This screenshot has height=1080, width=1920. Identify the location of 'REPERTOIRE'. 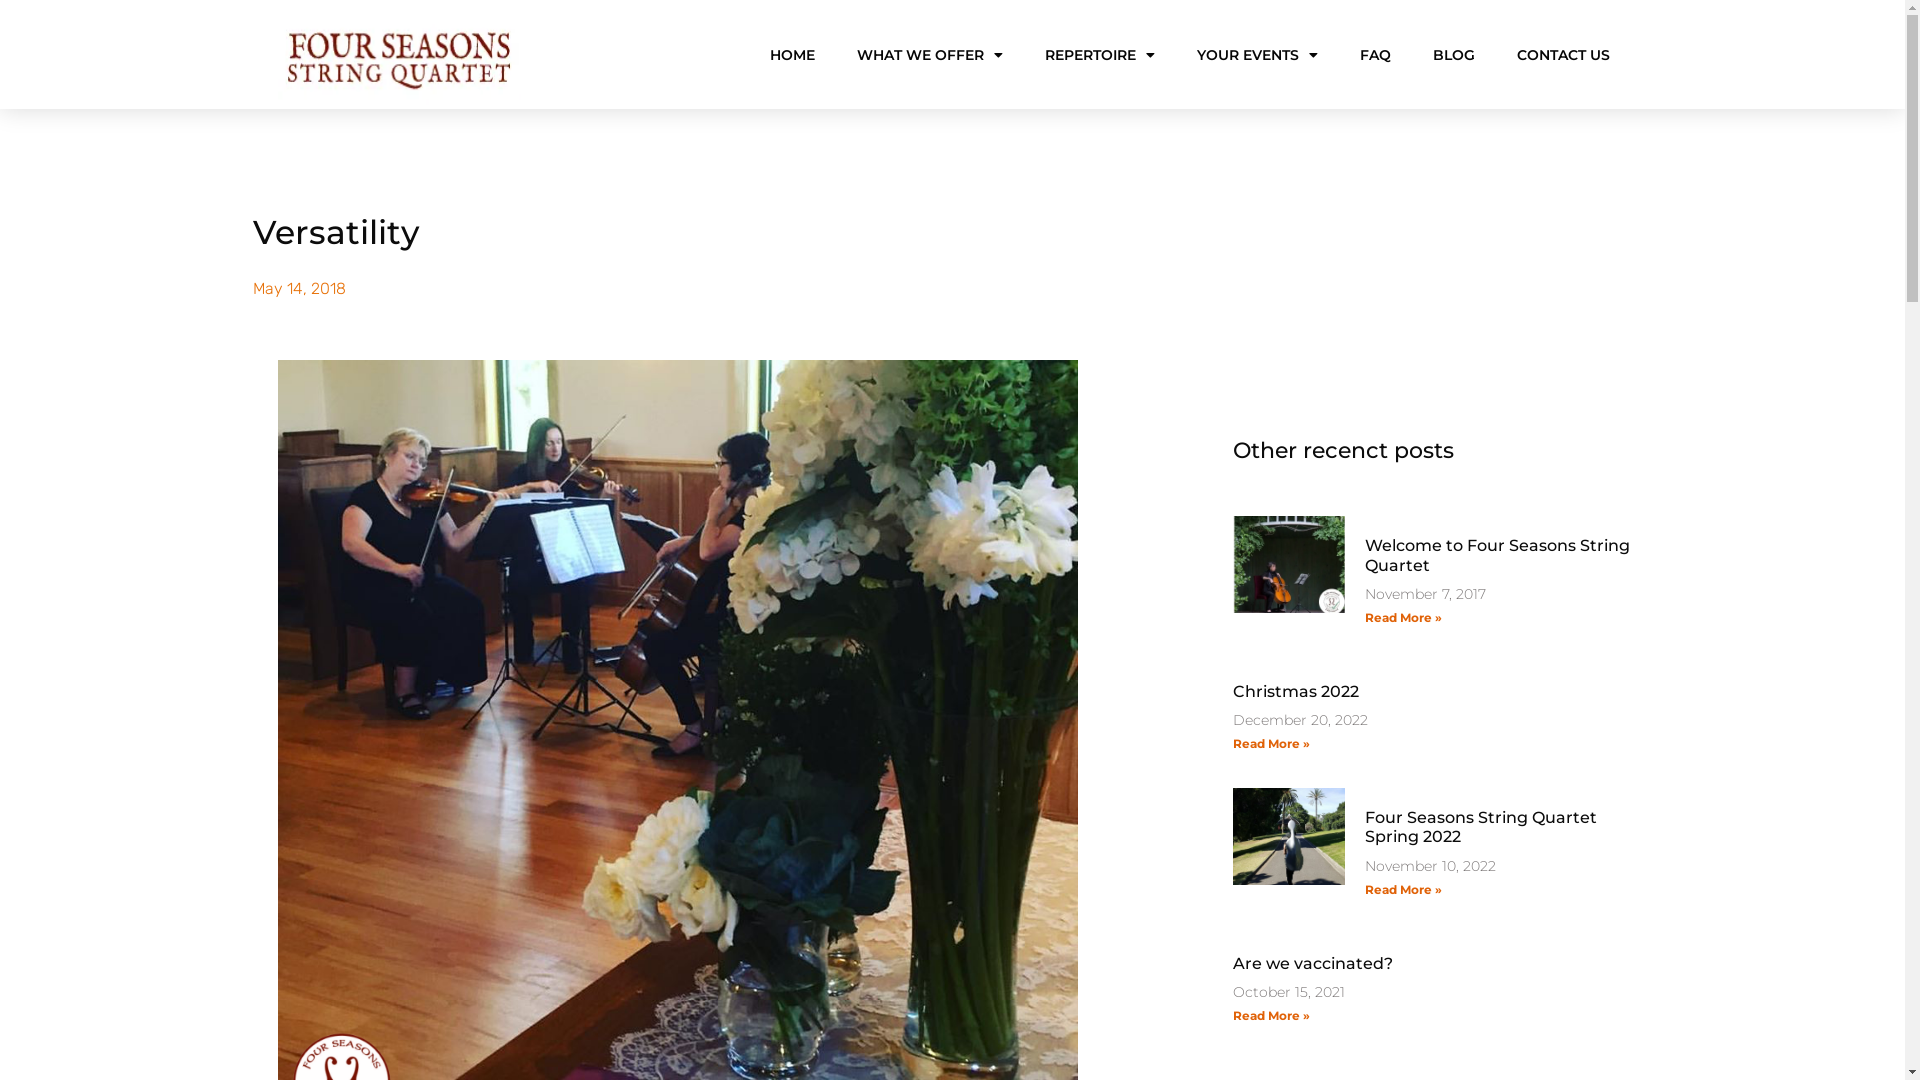
(1098, 53).